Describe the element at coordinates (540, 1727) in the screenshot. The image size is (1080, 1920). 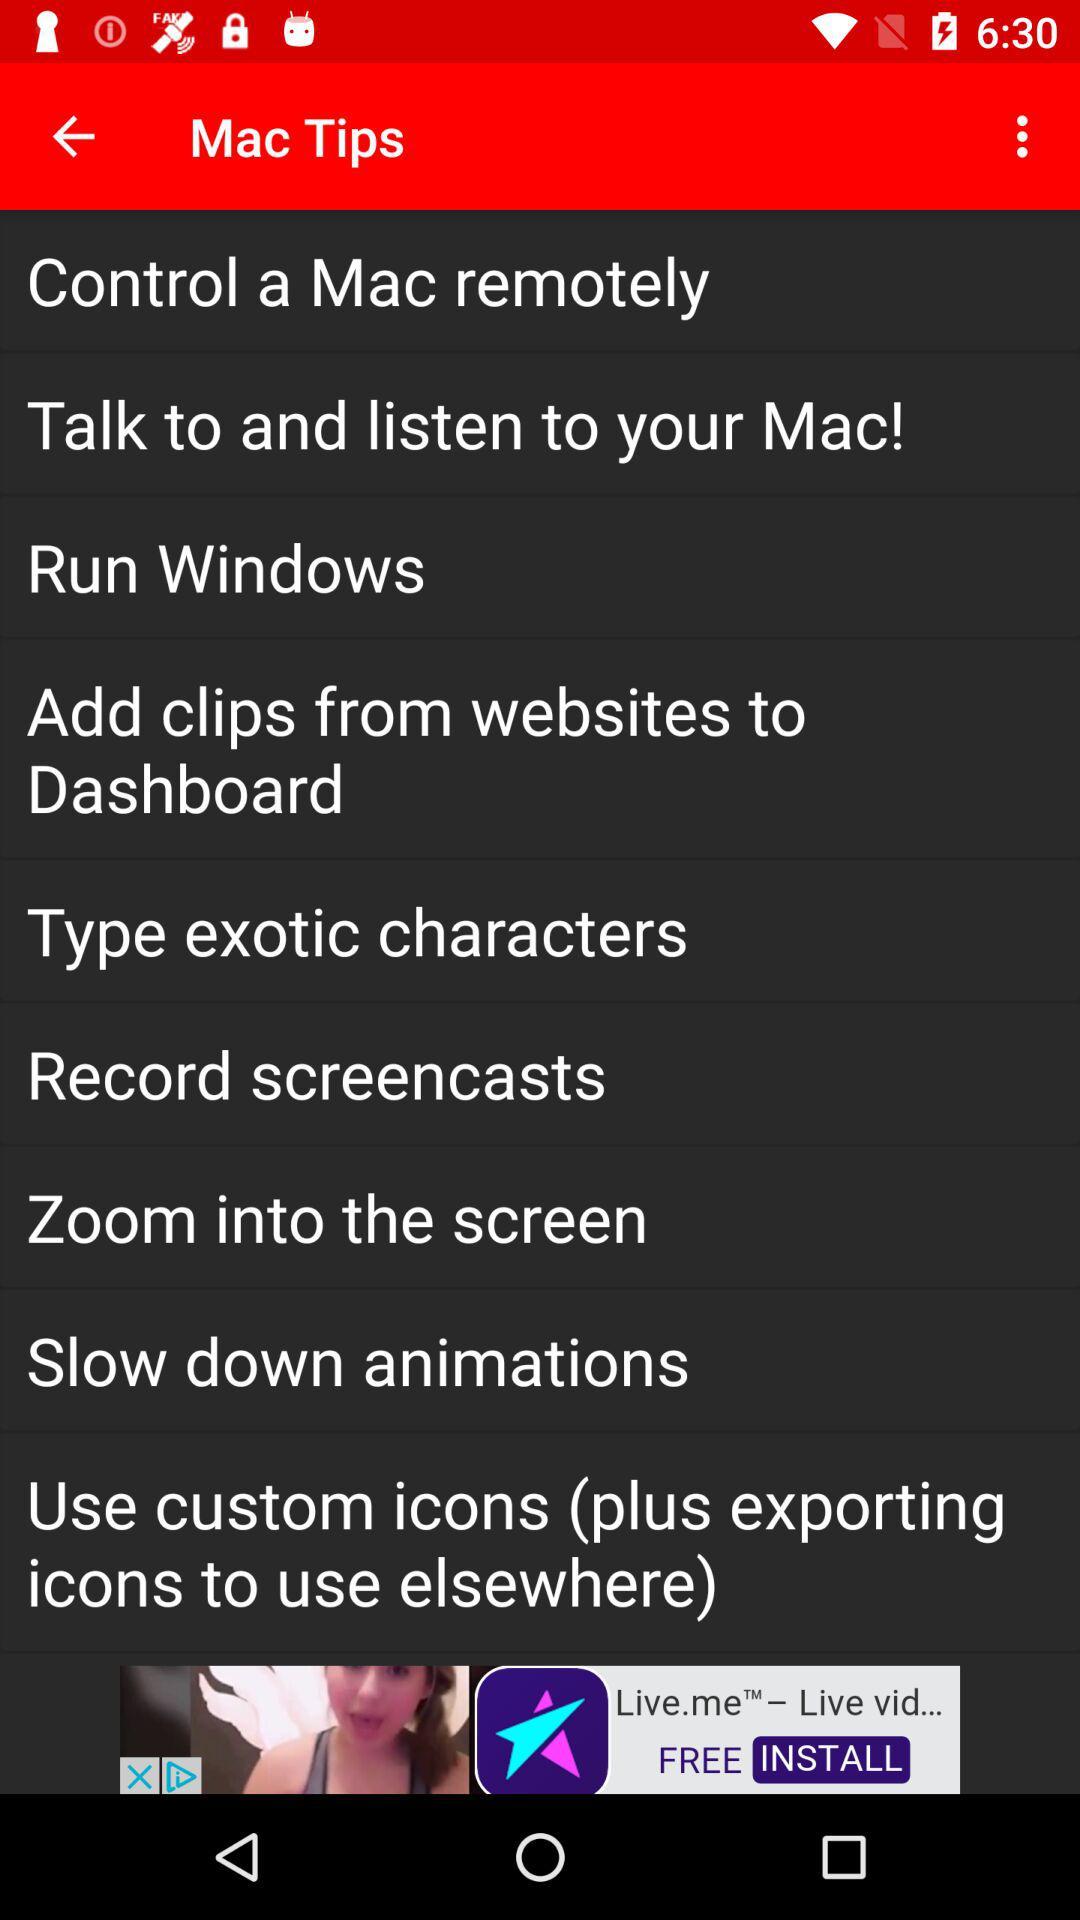
I see `install app` at that location.